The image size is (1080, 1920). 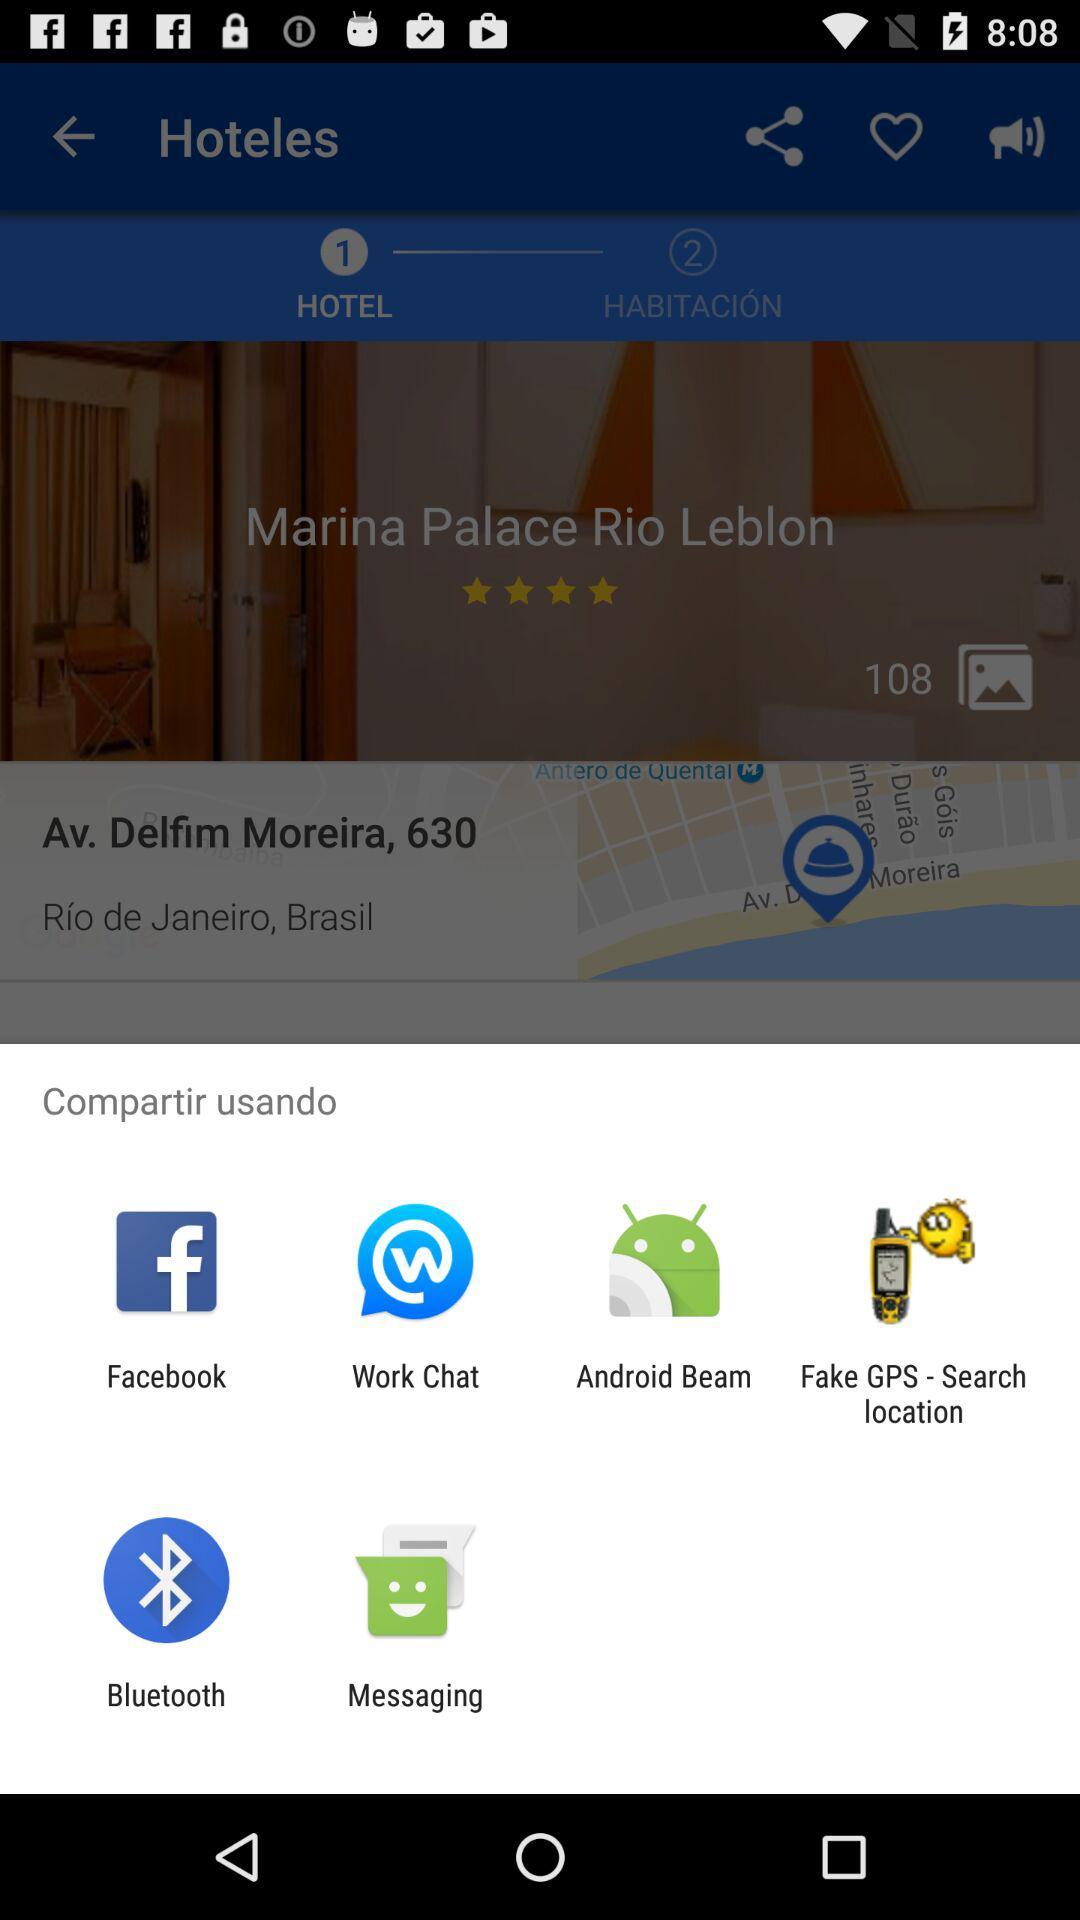 I want to click on the icon to the right of work chat icon, so click(x=664, y=1392).